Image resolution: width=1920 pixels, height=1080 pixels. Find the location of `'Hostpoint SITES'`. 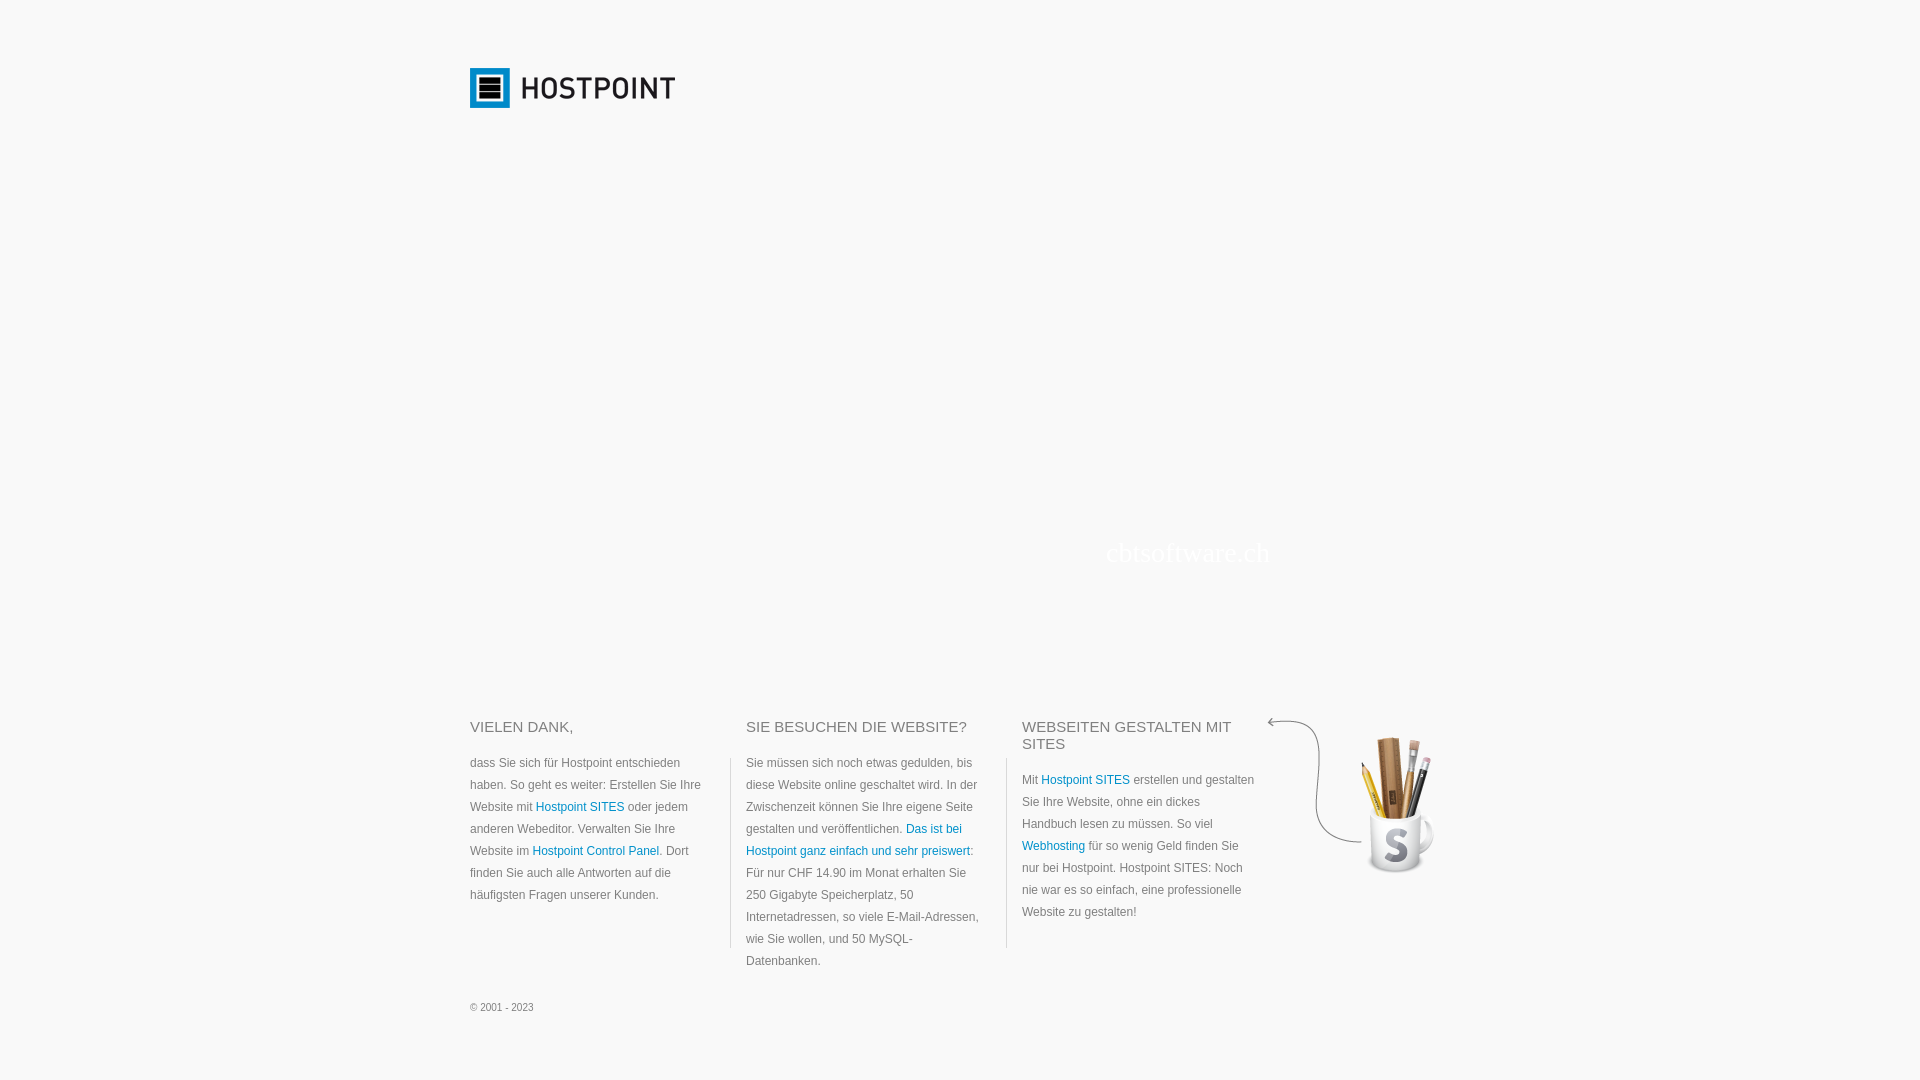

'Hostpoint SITES' is located at coordinates (579, 805).